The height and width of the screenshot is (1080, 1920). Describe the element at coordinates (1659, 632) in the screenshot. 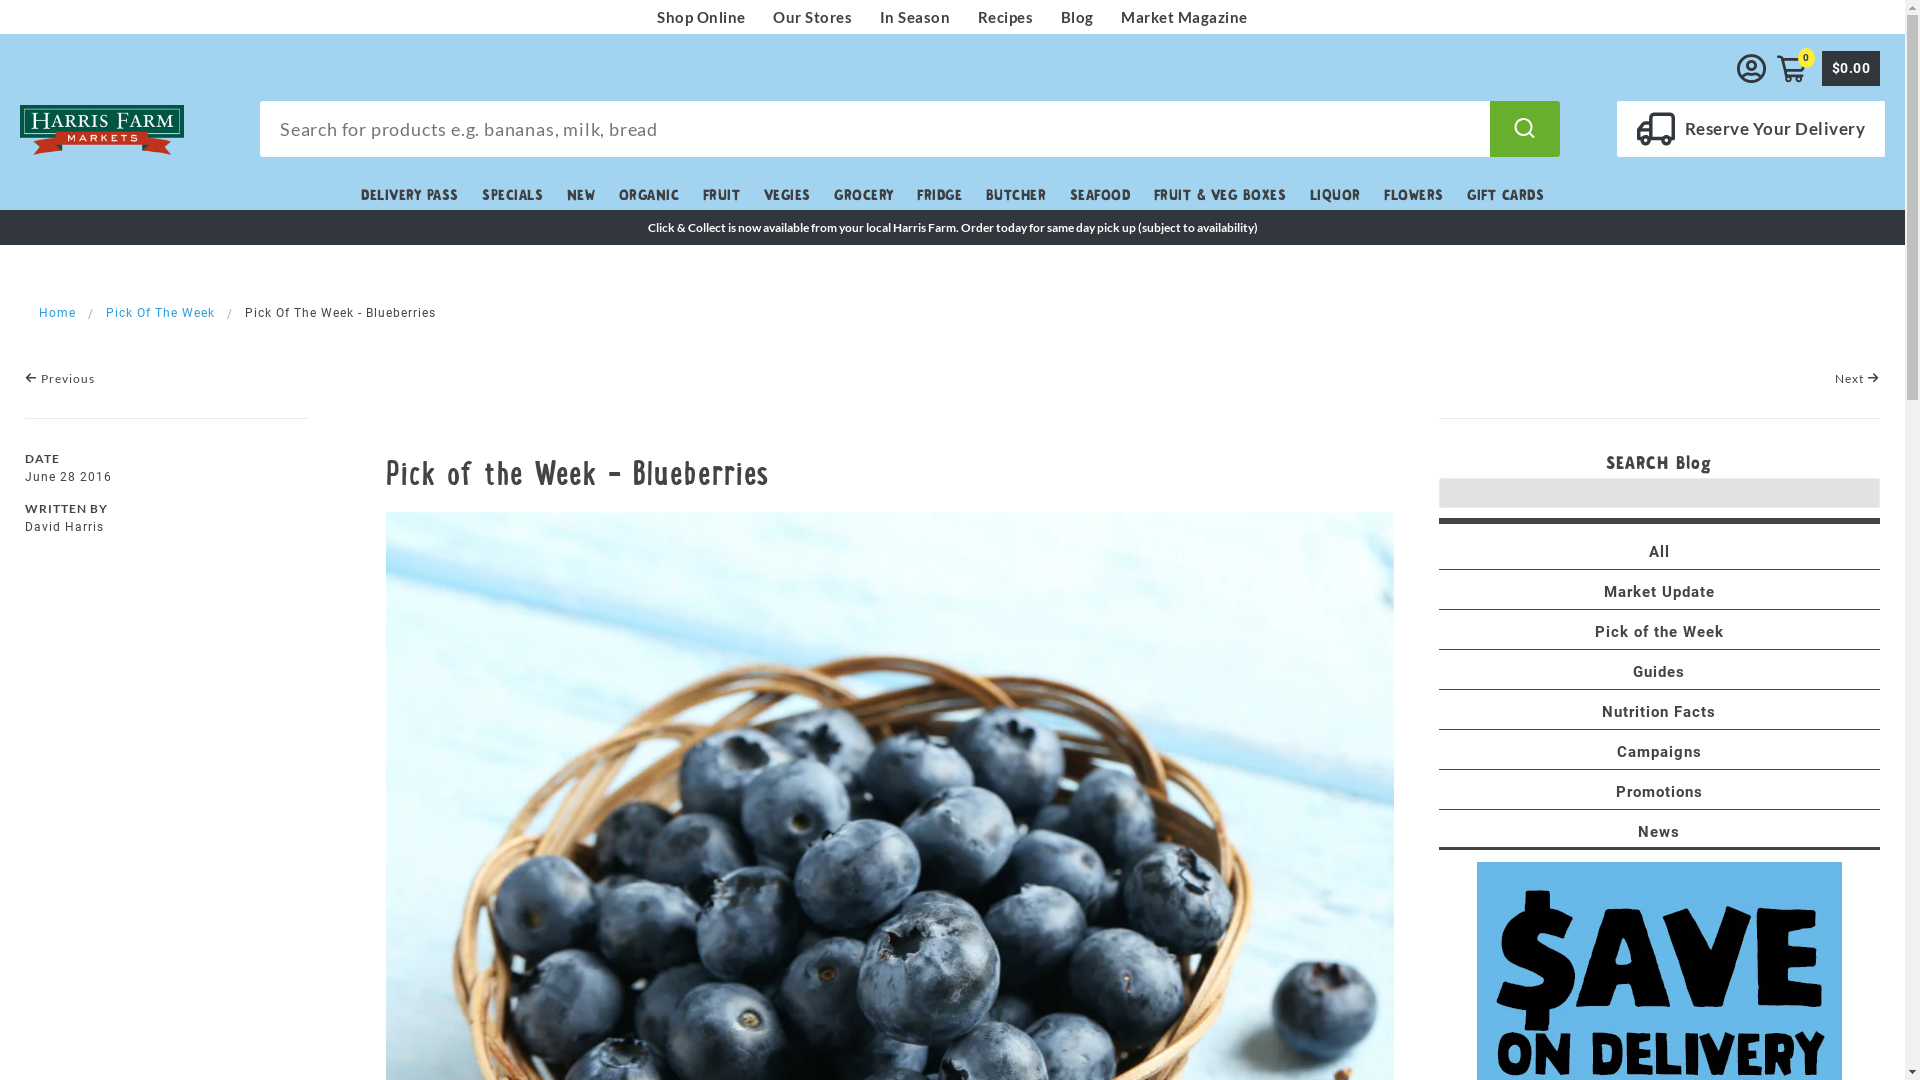

I see `'Pick of the Week'` at that location.